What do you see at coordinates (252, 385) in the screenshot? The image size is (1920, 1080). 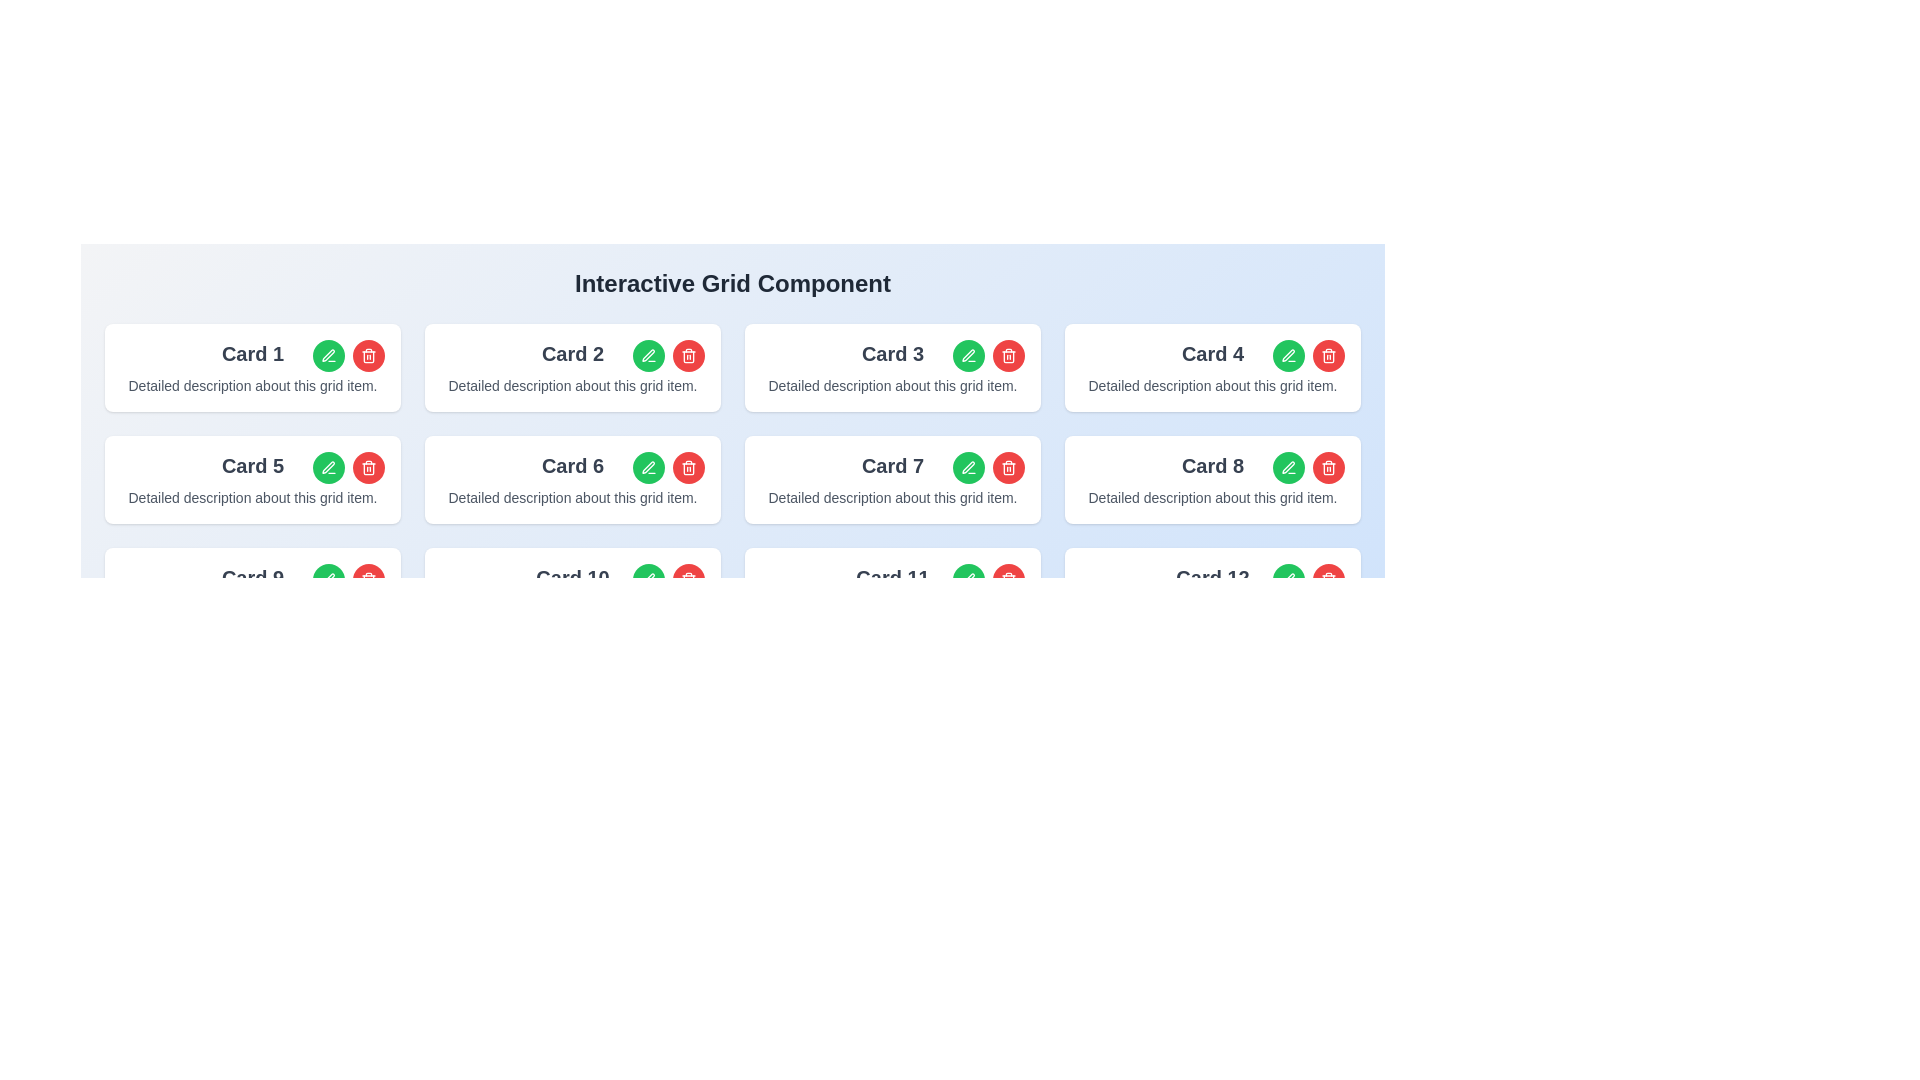 I see `descriptive text 'Detailed description about this grid item.' located under the heading 'Card 1' in the grid layout` at bounding box center [252, 385].